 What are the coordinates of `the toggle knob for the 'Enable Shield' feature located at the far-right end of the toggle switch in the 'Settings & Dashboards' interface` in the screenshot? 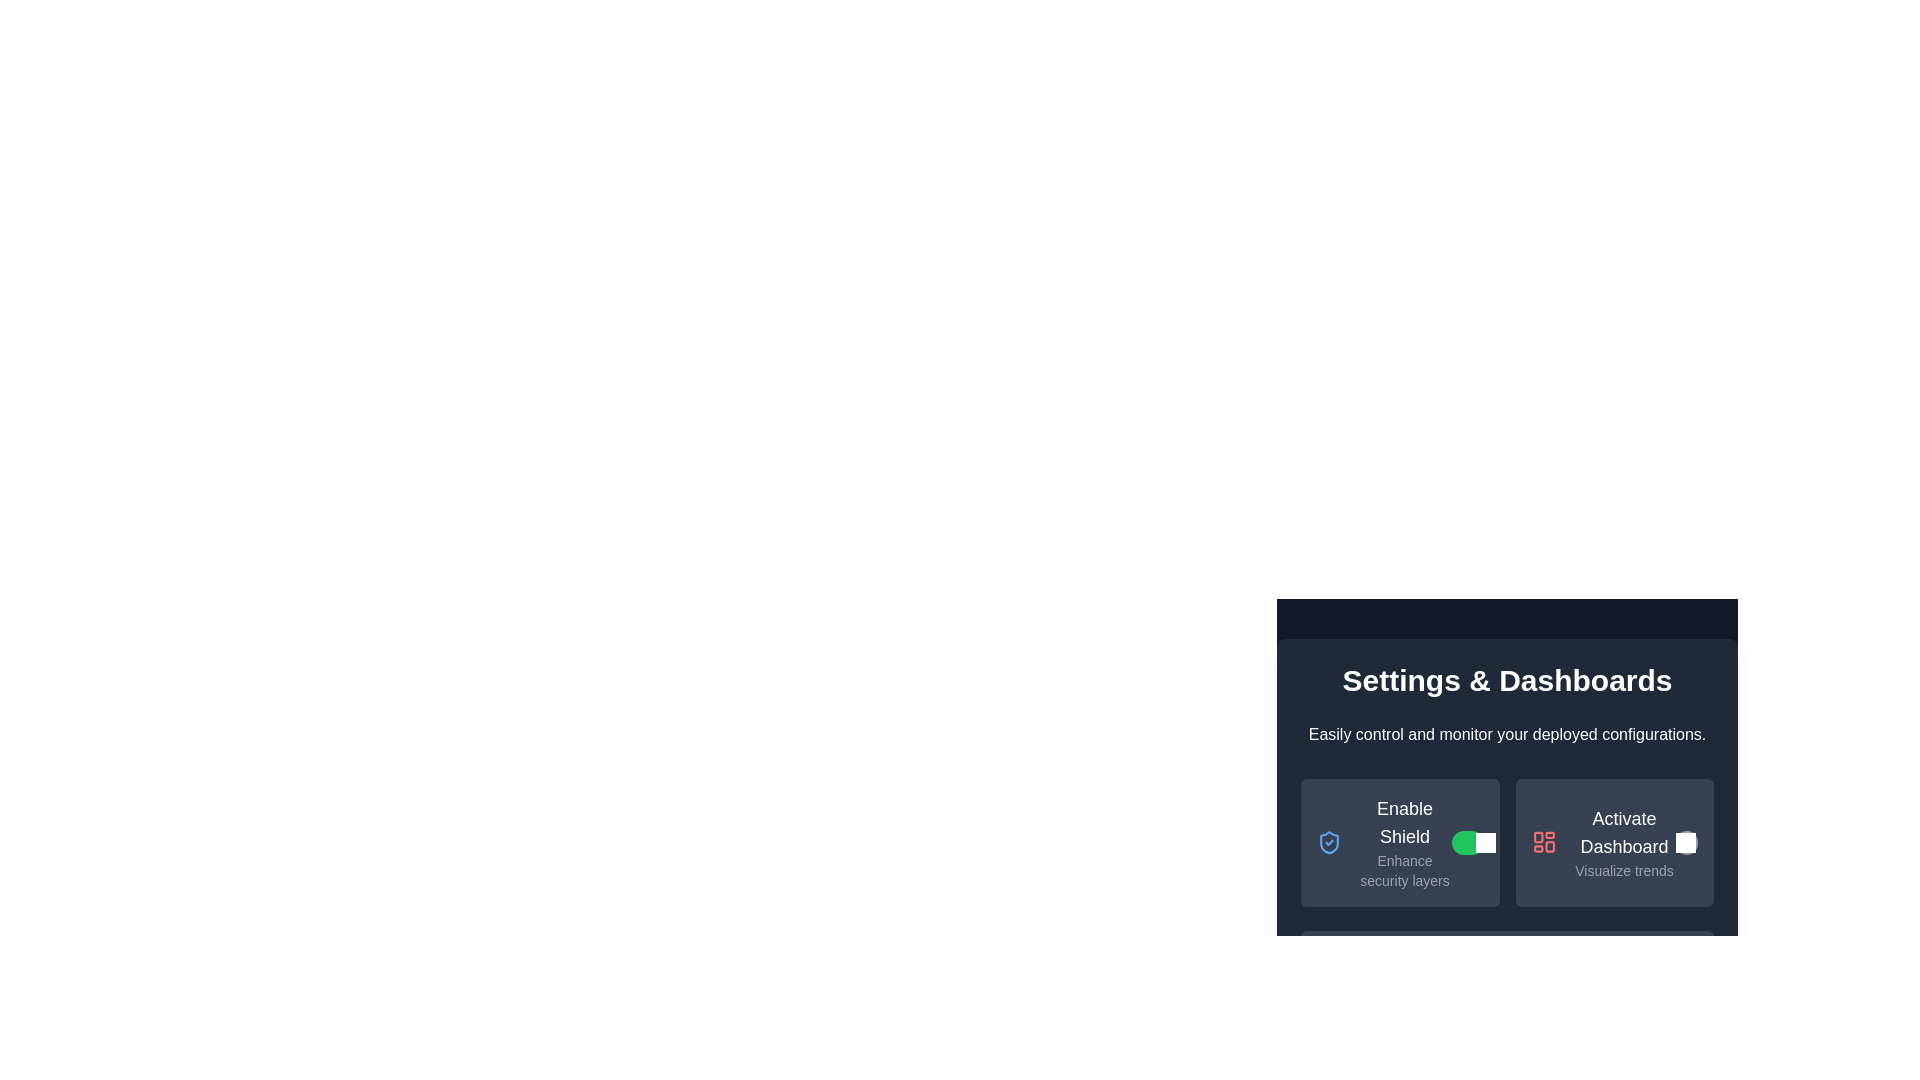 It's located at (1485, 843).